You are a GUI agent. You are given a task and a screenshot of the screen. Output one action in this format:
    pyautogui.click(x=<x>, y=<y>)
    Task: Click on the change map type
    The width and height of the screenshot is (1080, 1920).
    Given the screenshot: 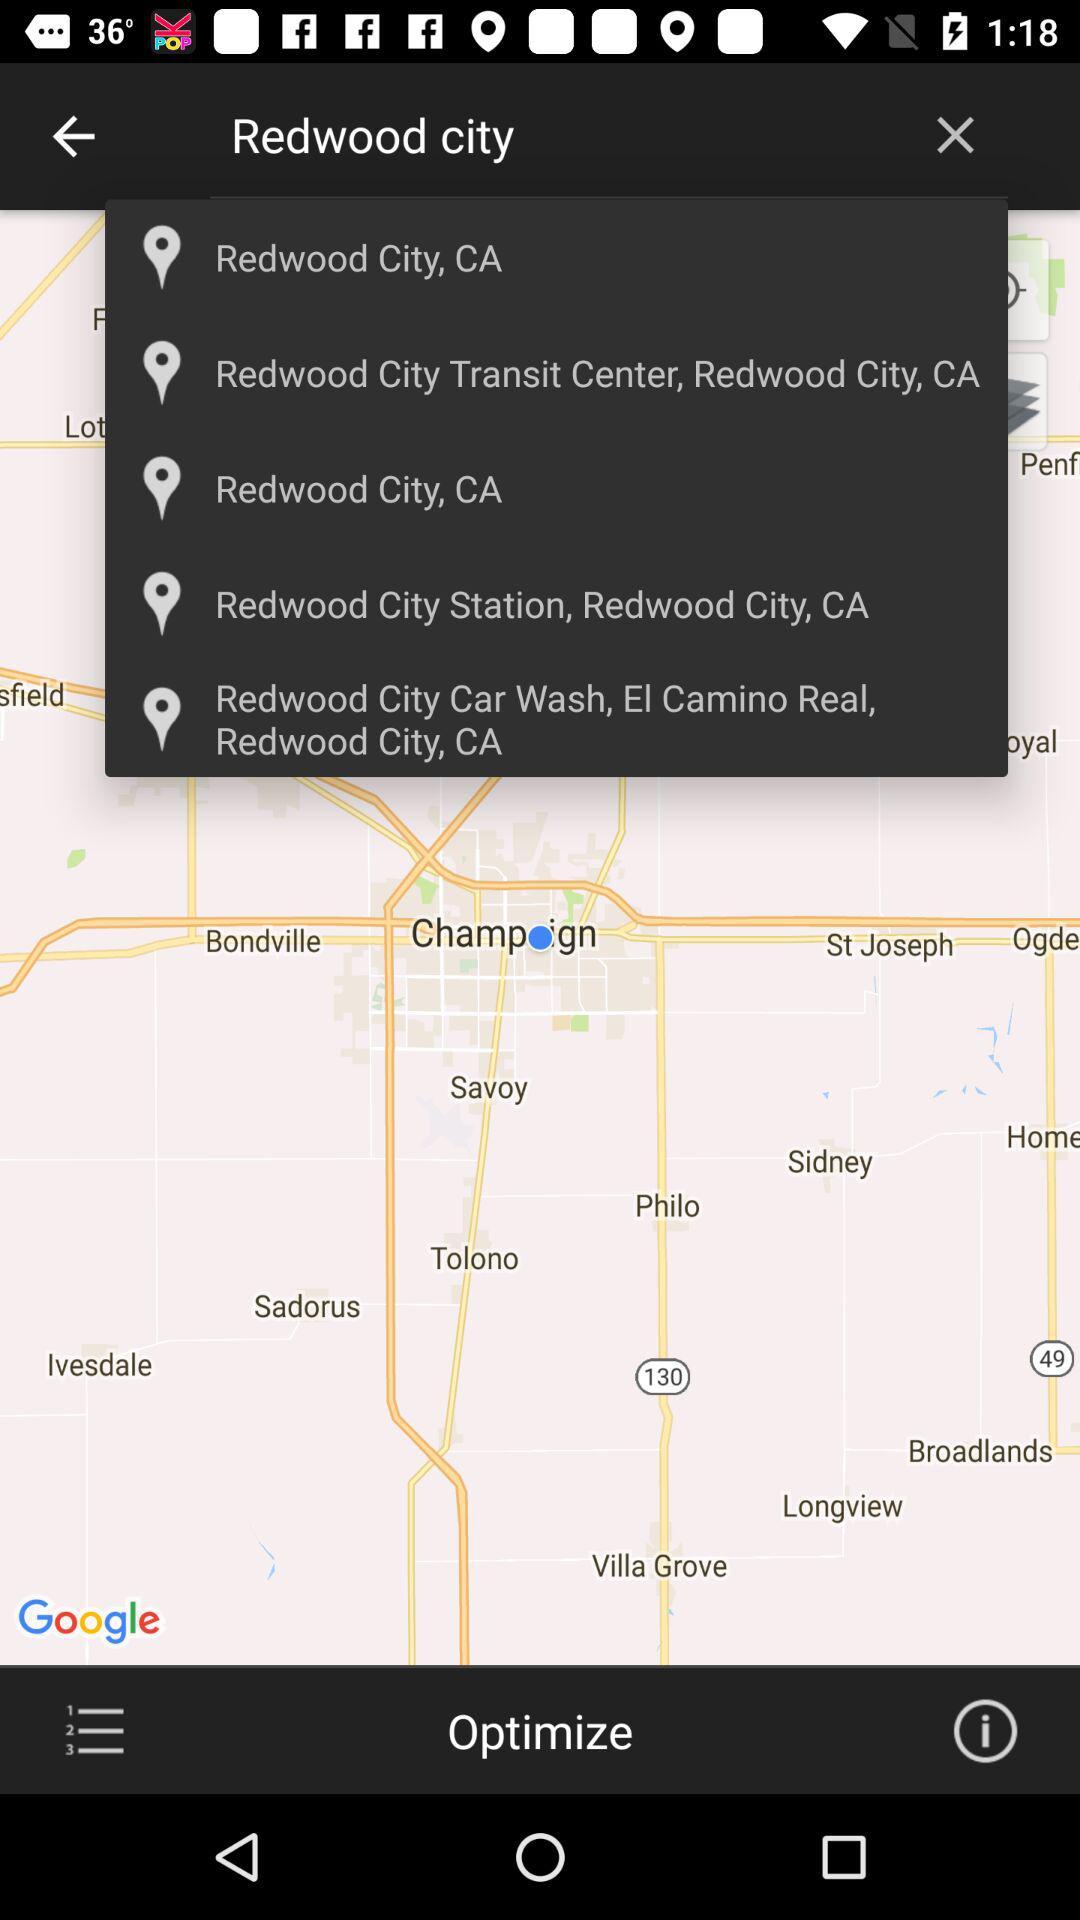 What is the action you would take?
    pyautogui.click(x=998, y=400)
    